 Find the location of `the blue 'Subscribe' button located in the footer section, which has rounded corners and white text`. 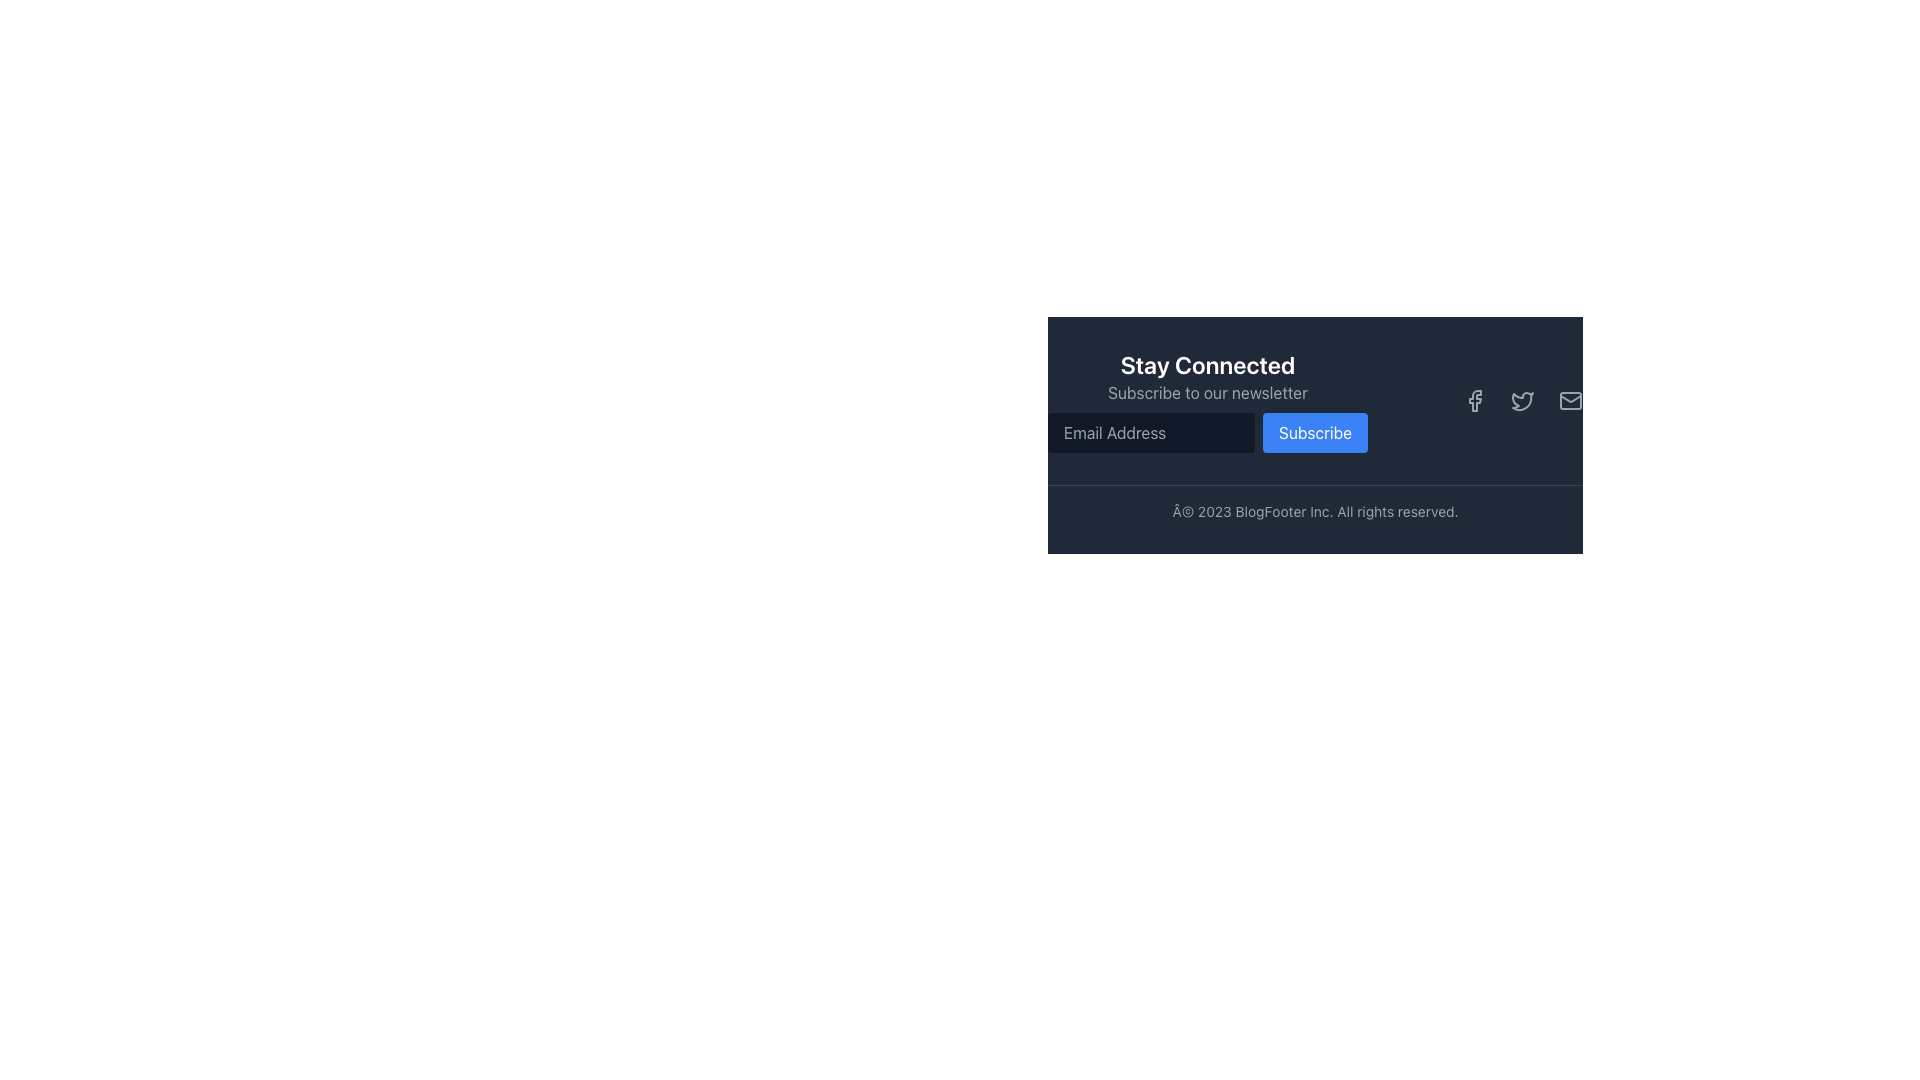

the blue 'Subscribe' button located in the footer section, which has rounded corners and white text is located at coordinates (1315, 431).